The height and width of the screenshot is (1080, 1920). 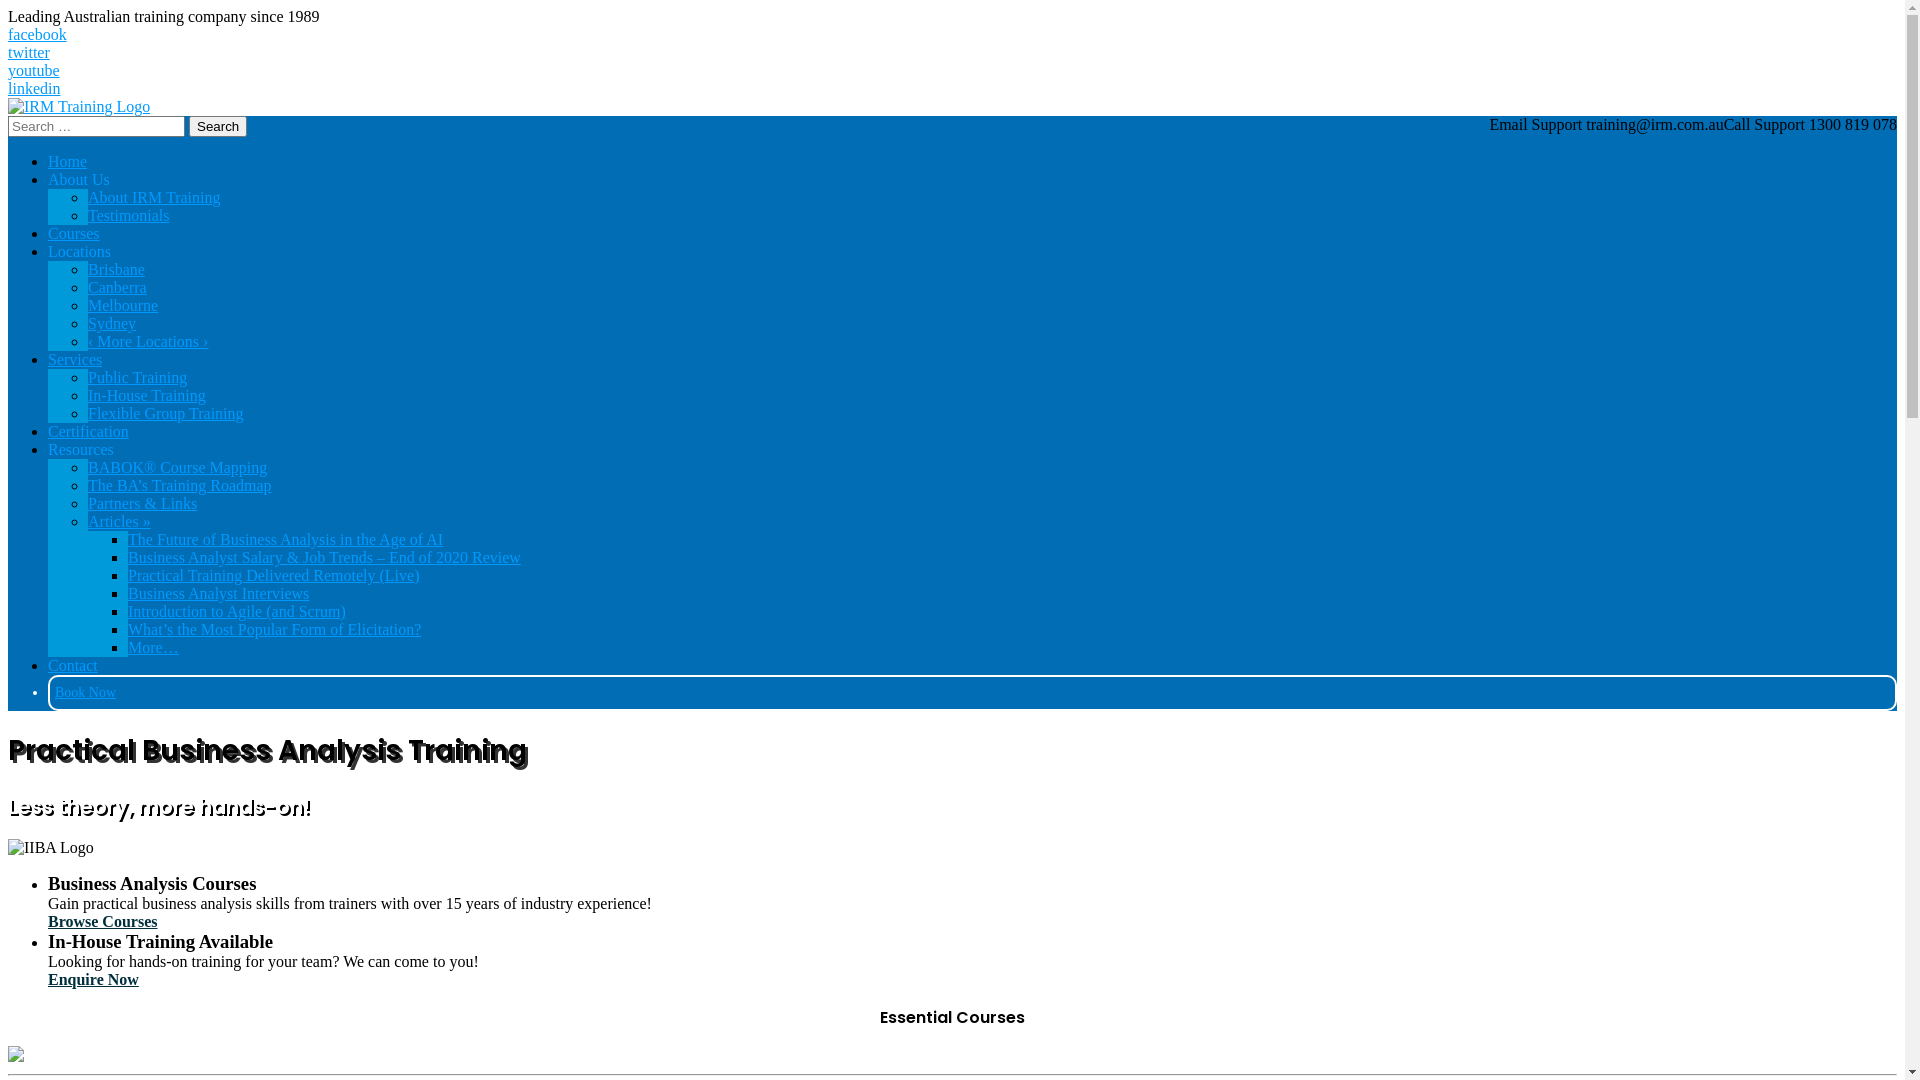 I want to click on 'Resources', so click(x=80, y=448).